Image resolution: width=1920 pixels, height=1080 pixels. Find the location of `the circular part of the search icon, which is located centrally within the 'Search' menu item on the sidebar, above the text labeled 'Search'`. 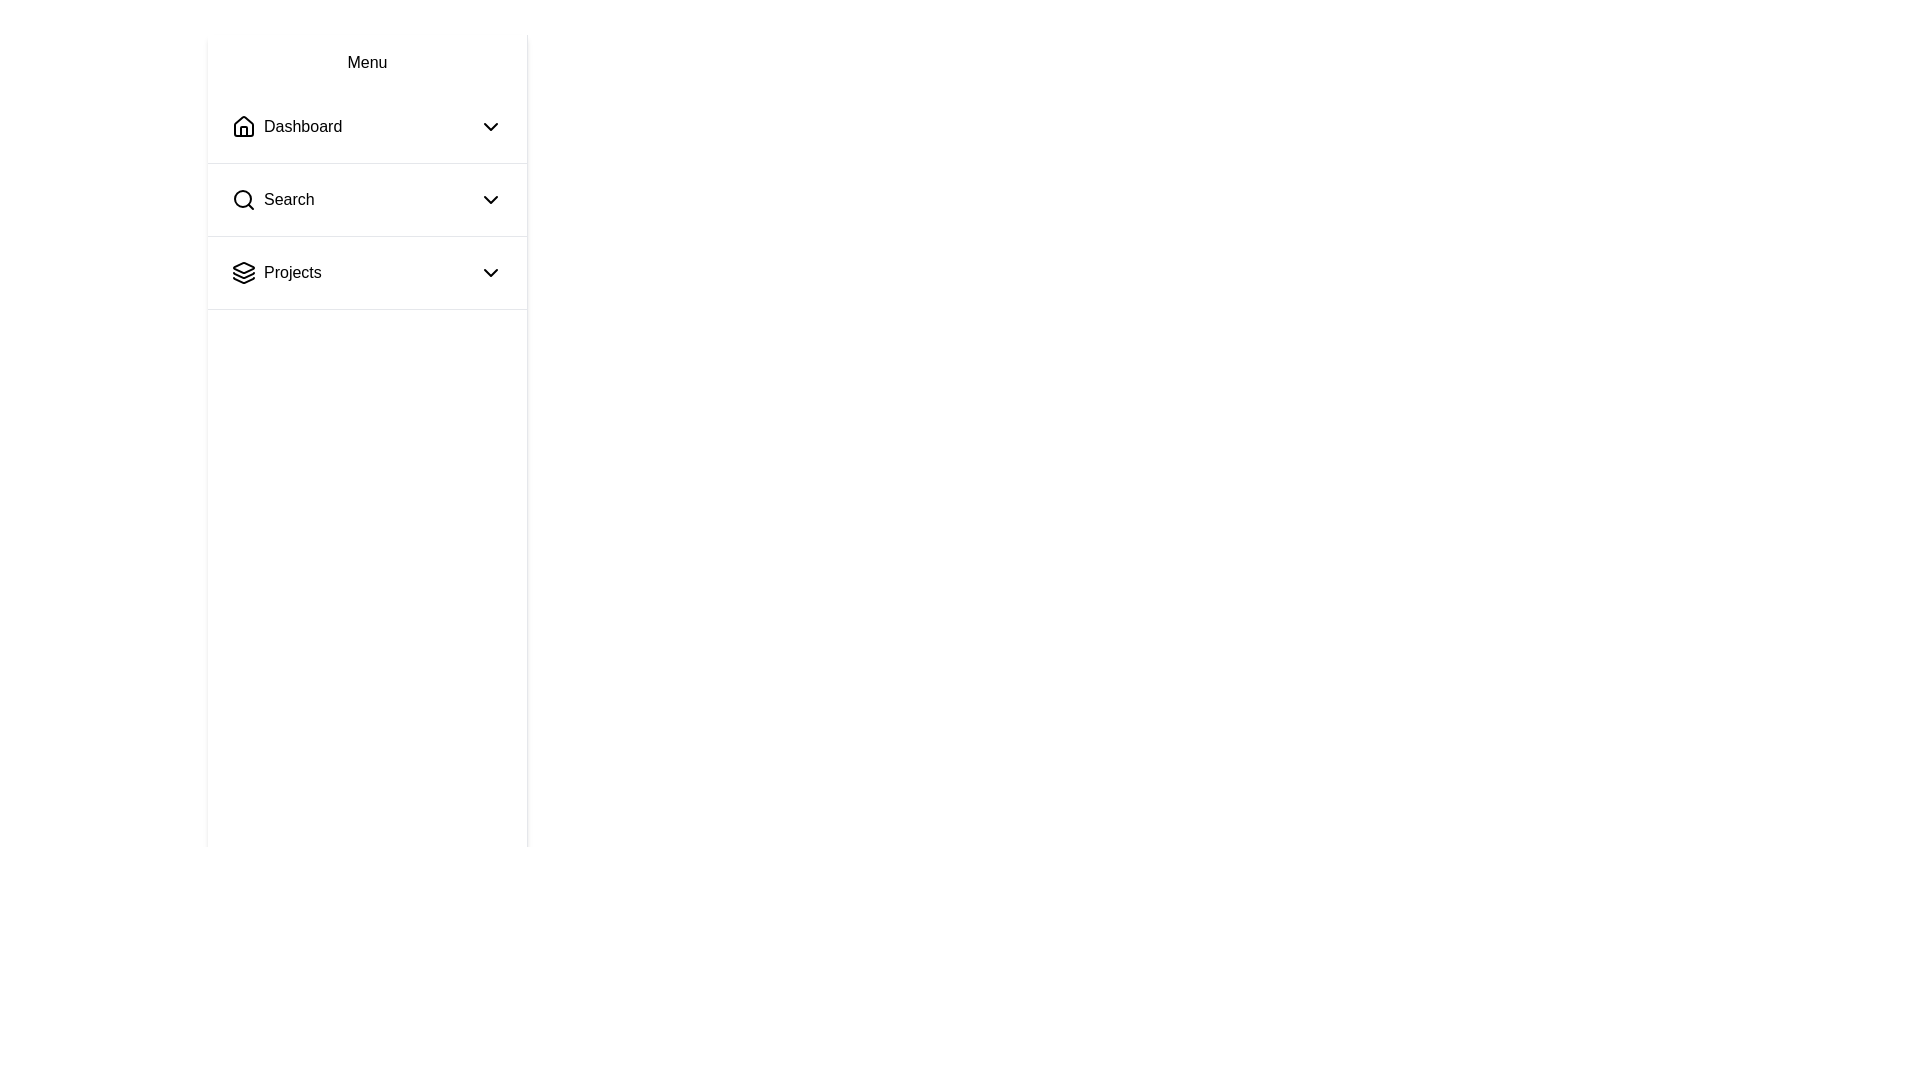

the circular part of the search icon, which is located centrally within the 'Search' menu item on the sidebar, above the text labeled 'Search' is located at coordinates (242, 199).